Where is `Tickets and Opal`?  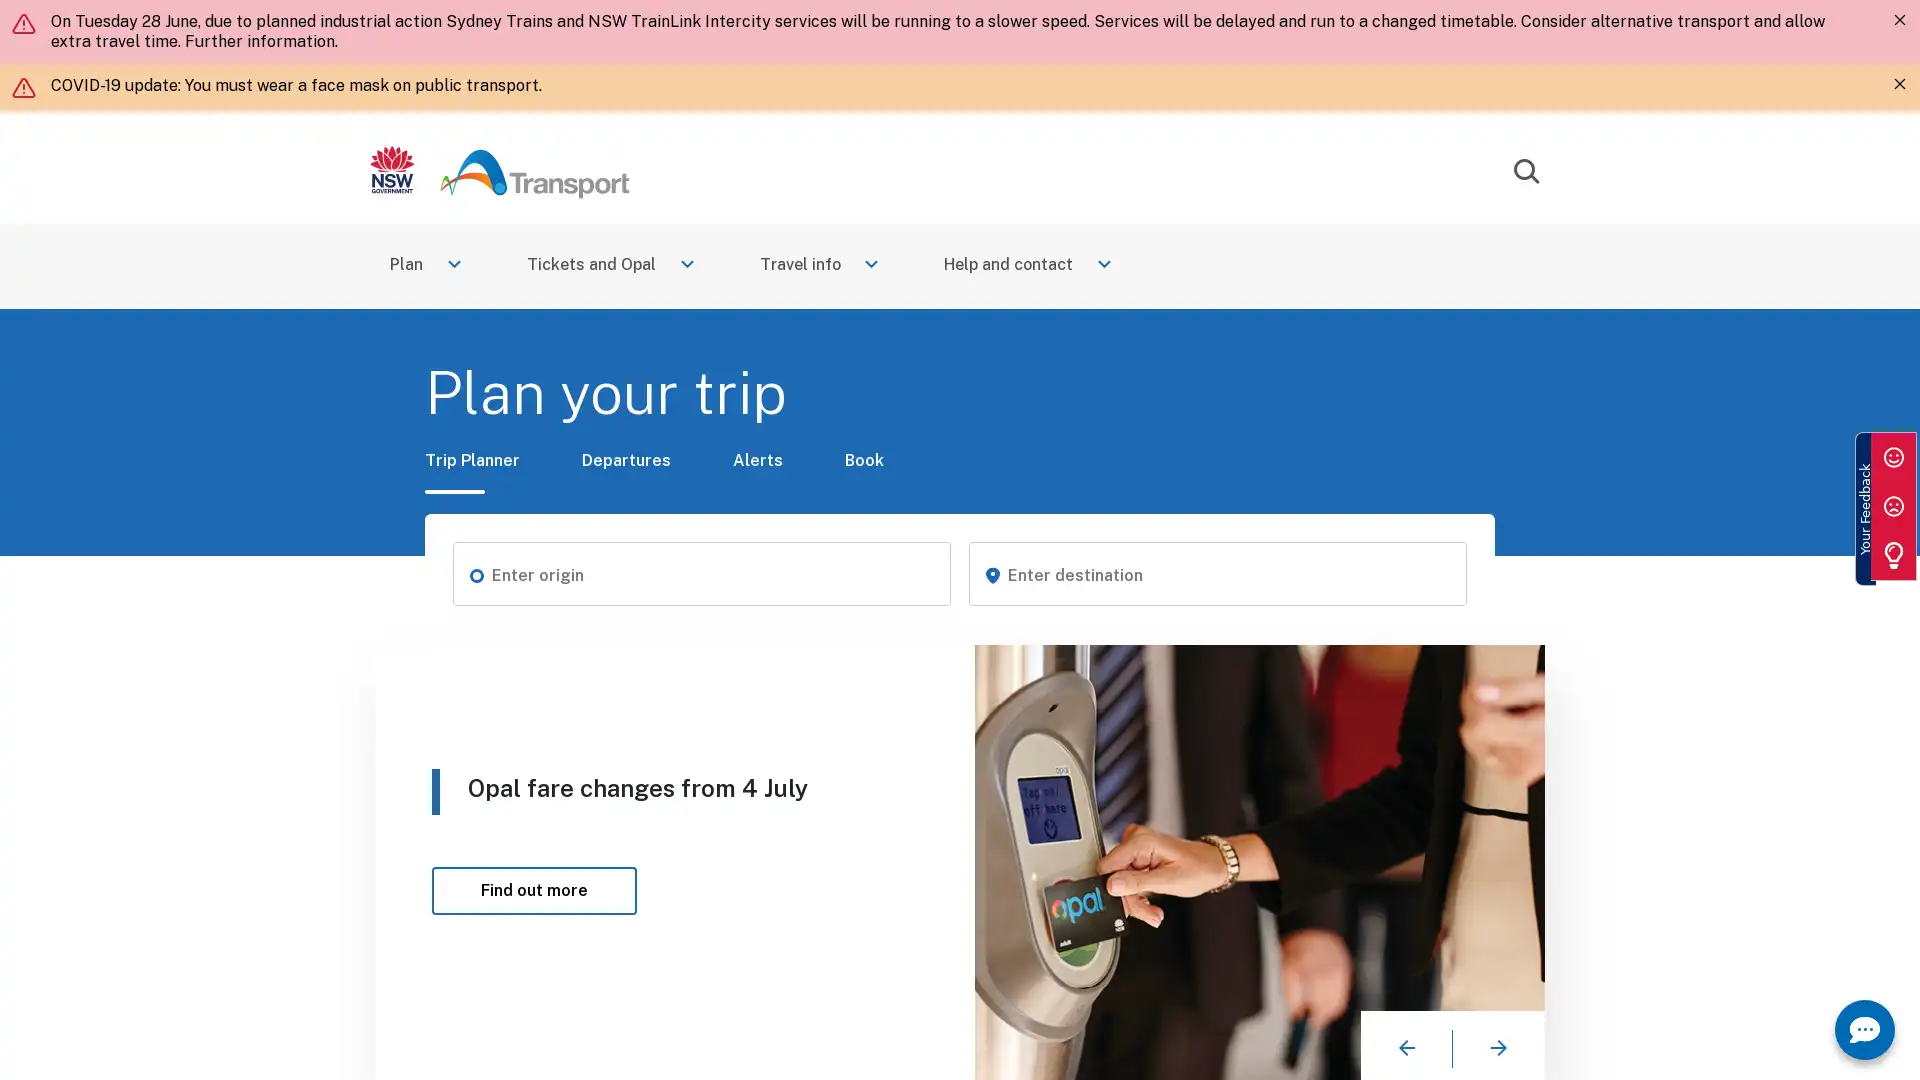
Tickets and Opal is located at coordinates (611, 265).